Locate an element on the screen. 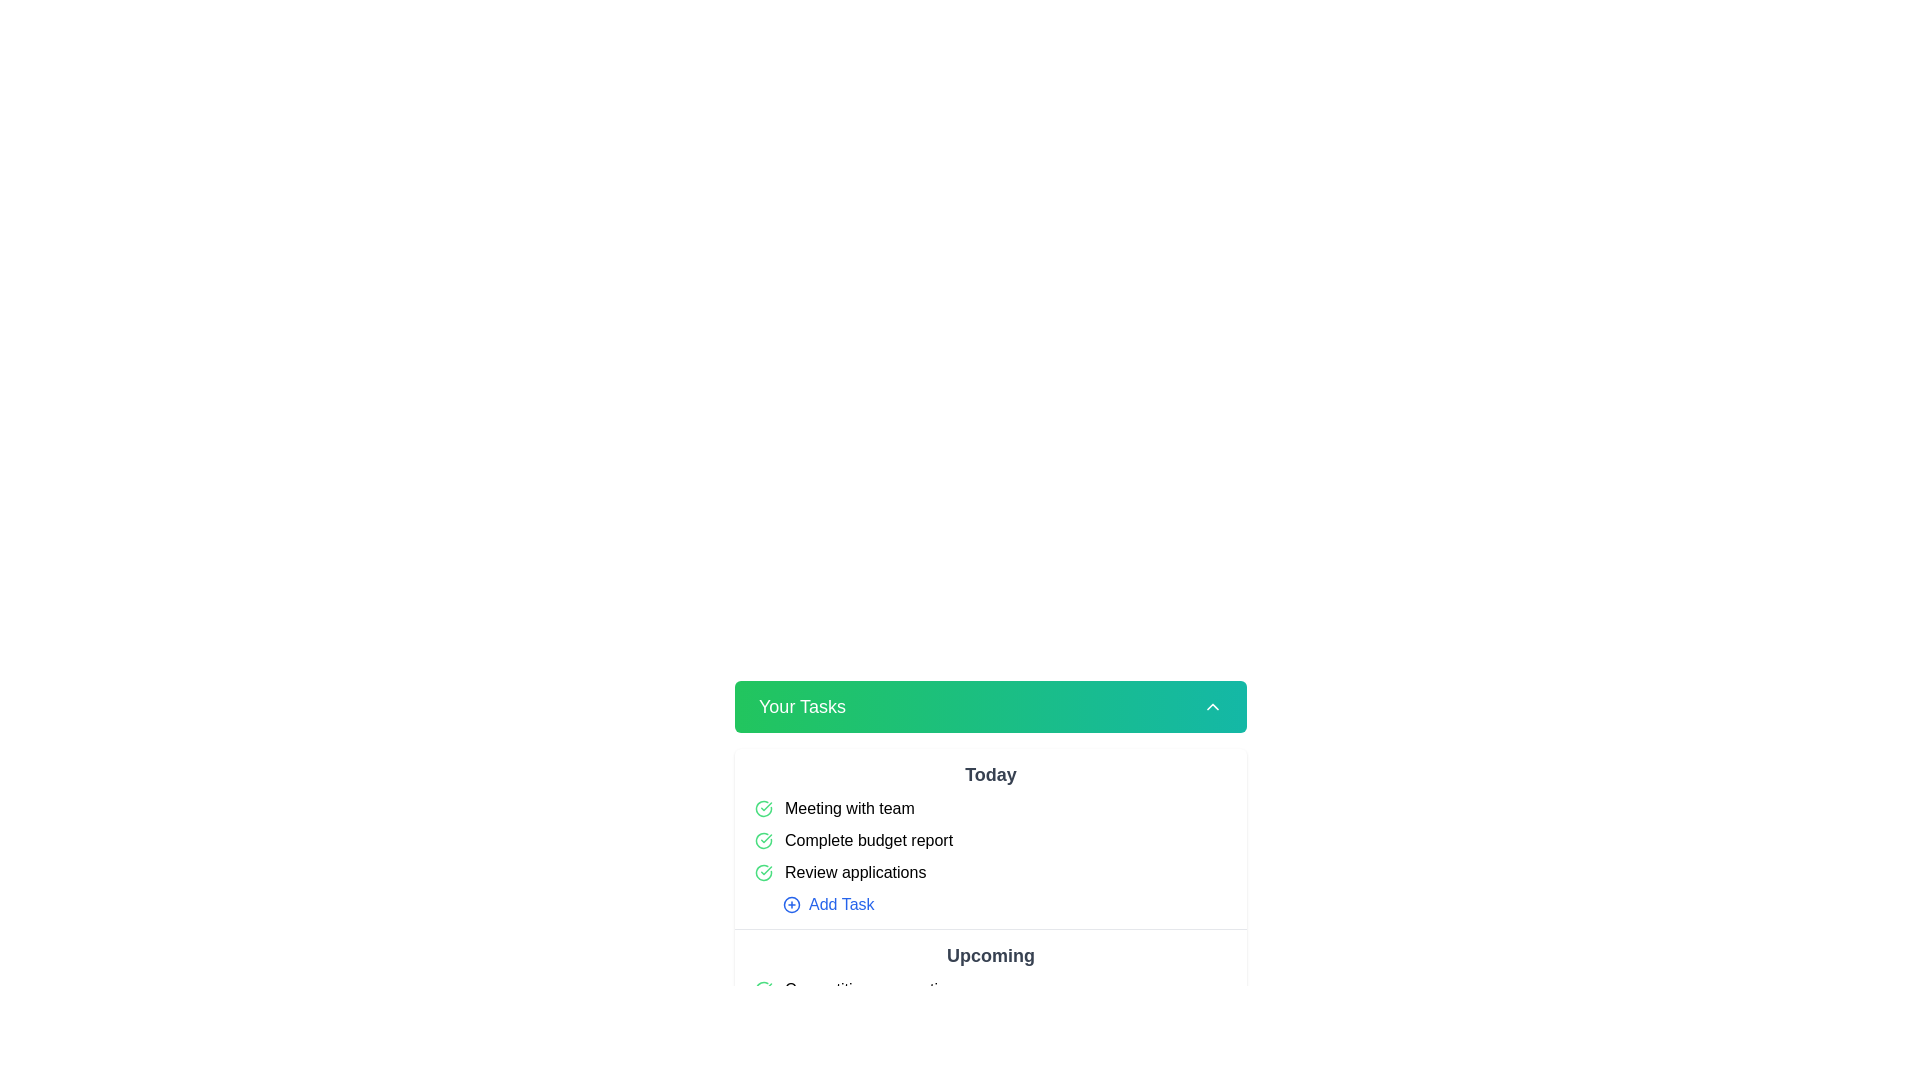 This screenshot has width=1920, height=1080. the circular green checkmark icon indicating a completed action, located to the left of the 'Meeting with team' text is located at coordinates (762, 808).